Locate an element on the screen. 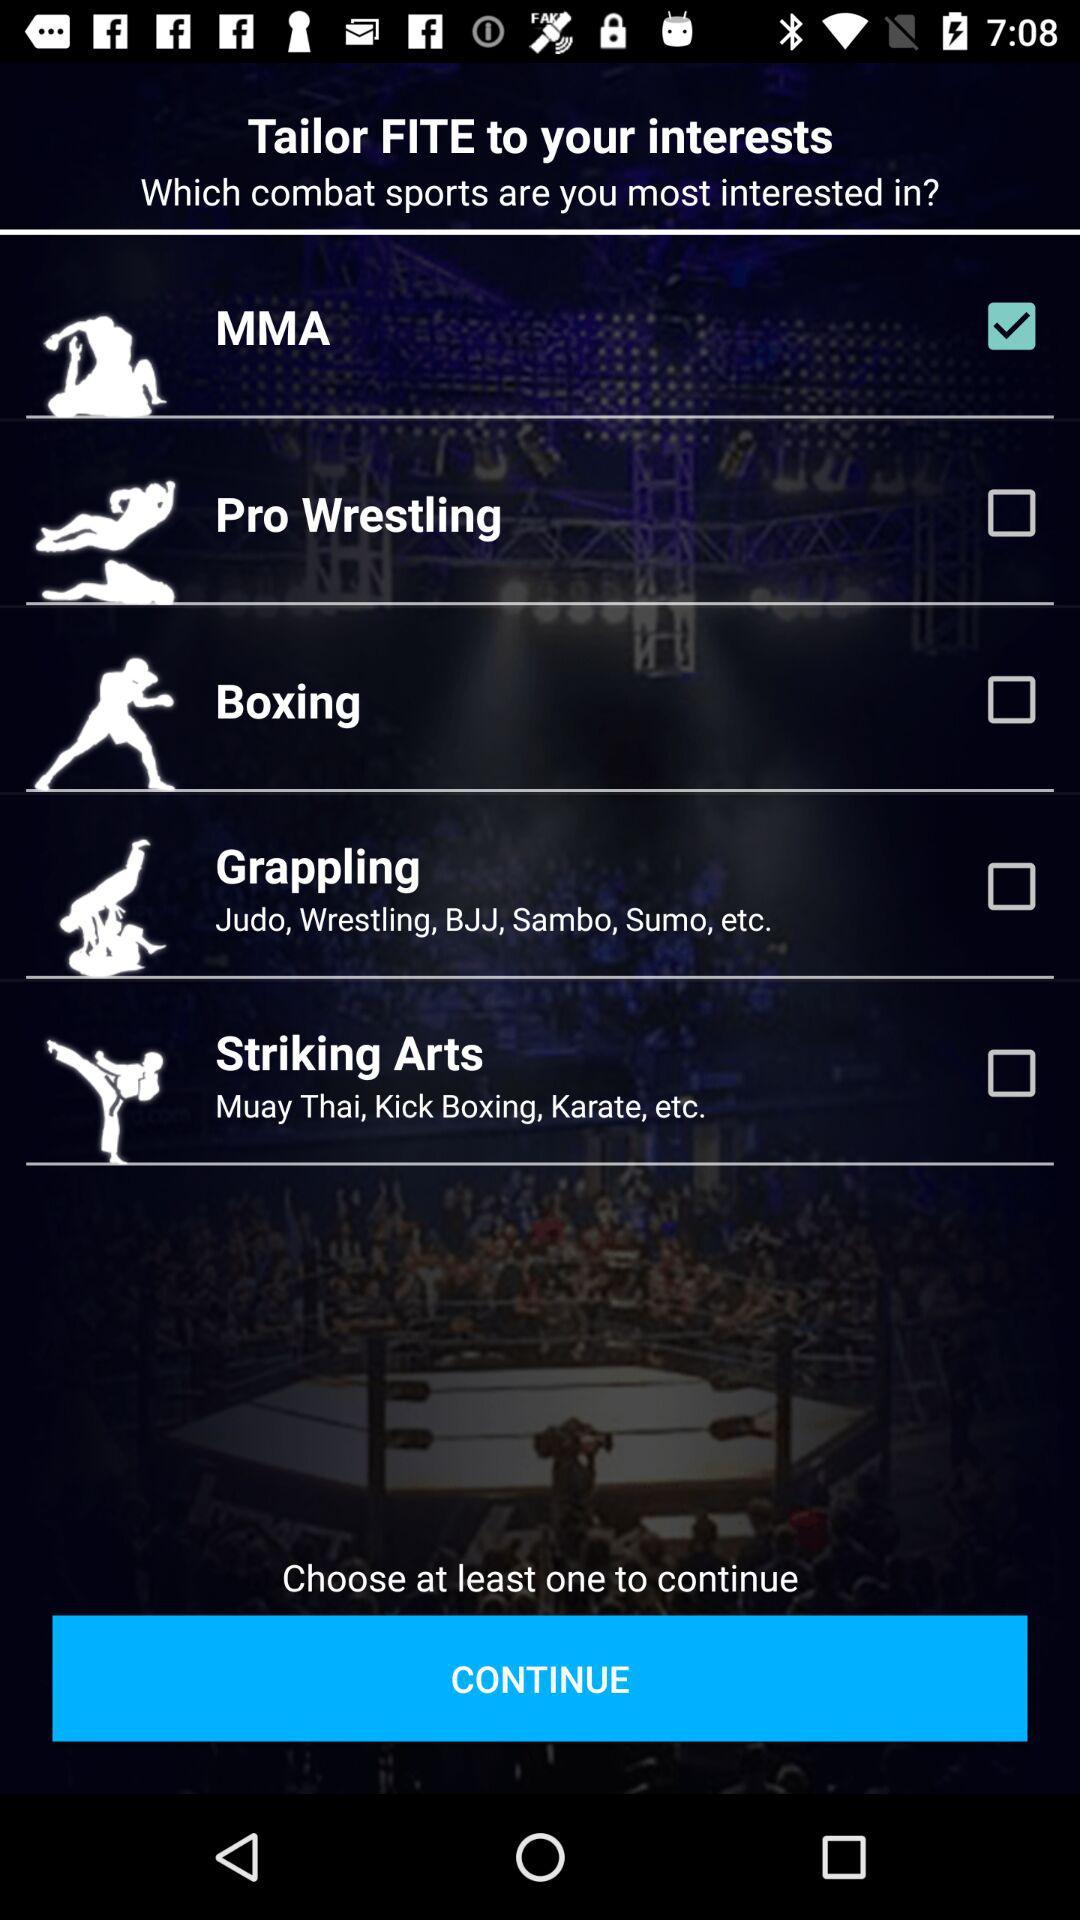 Image resolution: width=1080 pixels, height=1920 pixels. the icon above the judo wrestling bjj icon is located at coordinates (316, 865).